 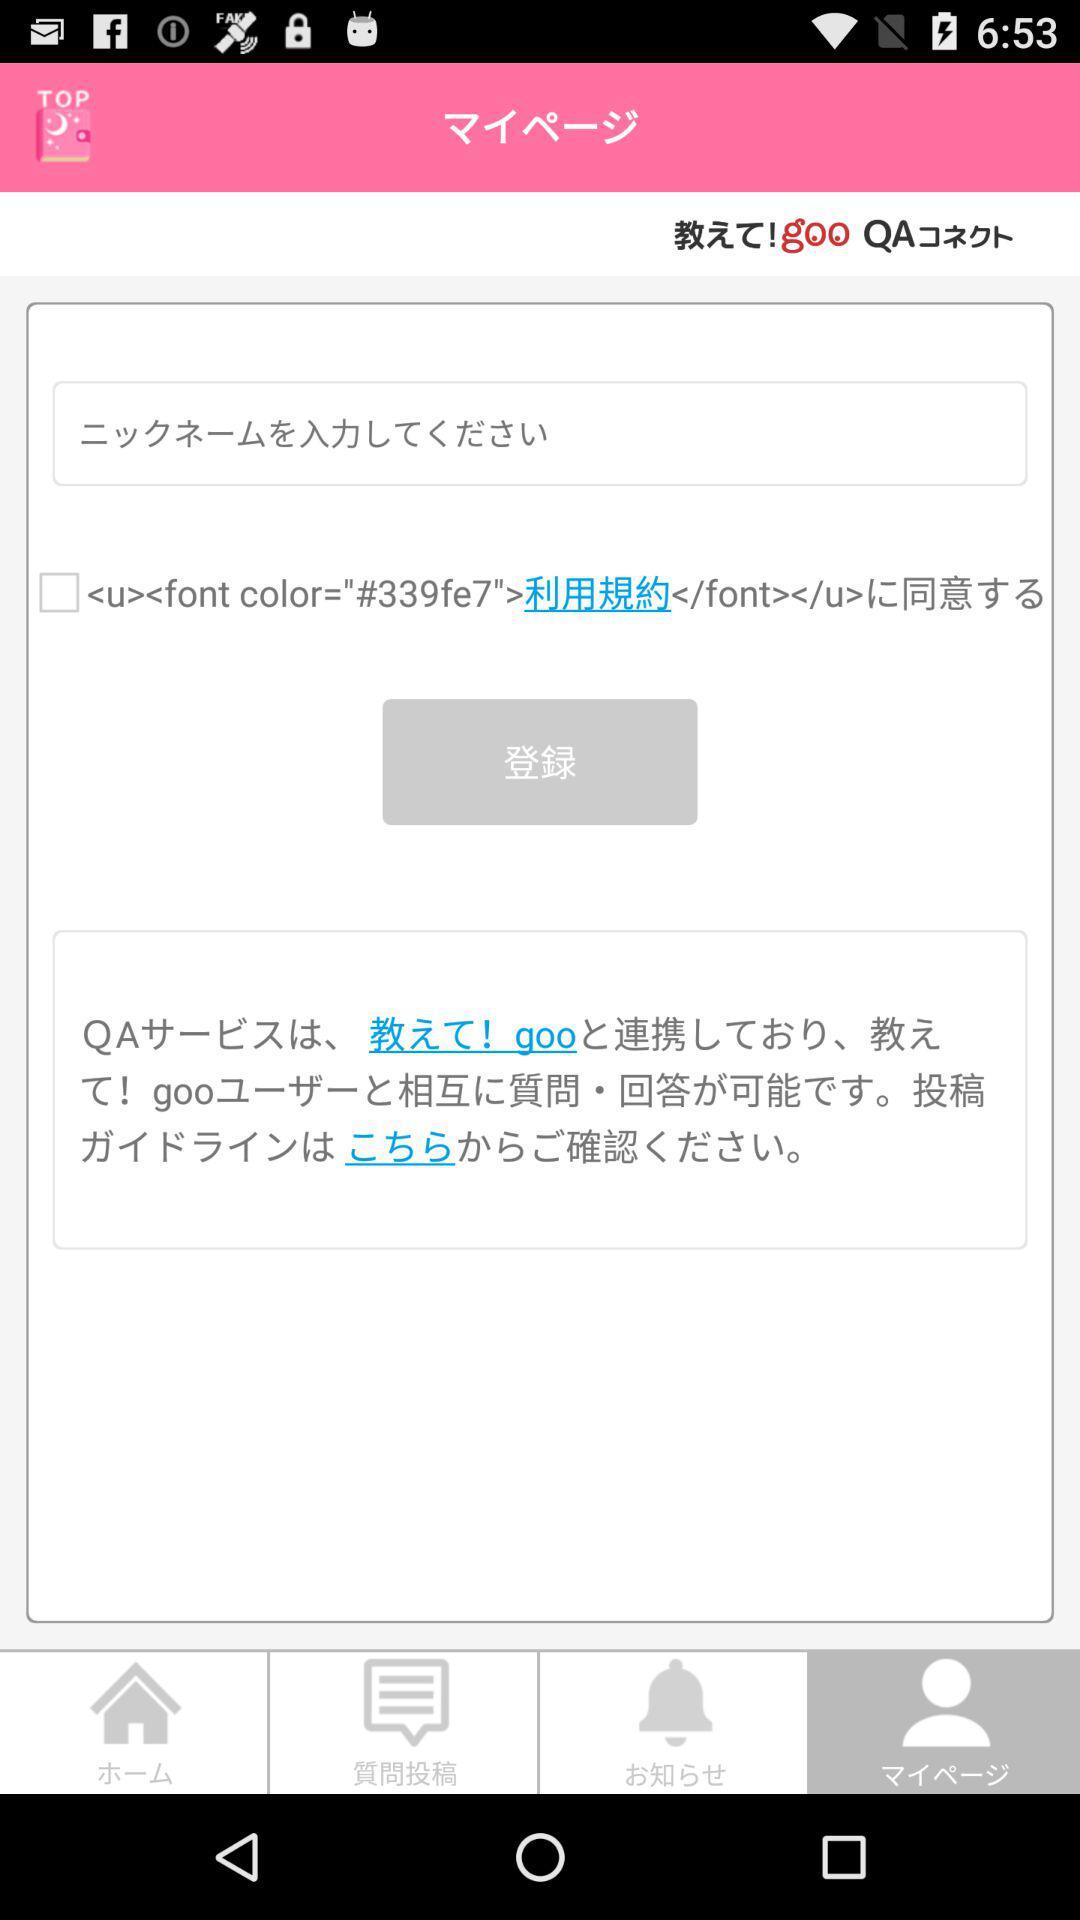 I want to click on the u font color item, so click(x=567, y=591).